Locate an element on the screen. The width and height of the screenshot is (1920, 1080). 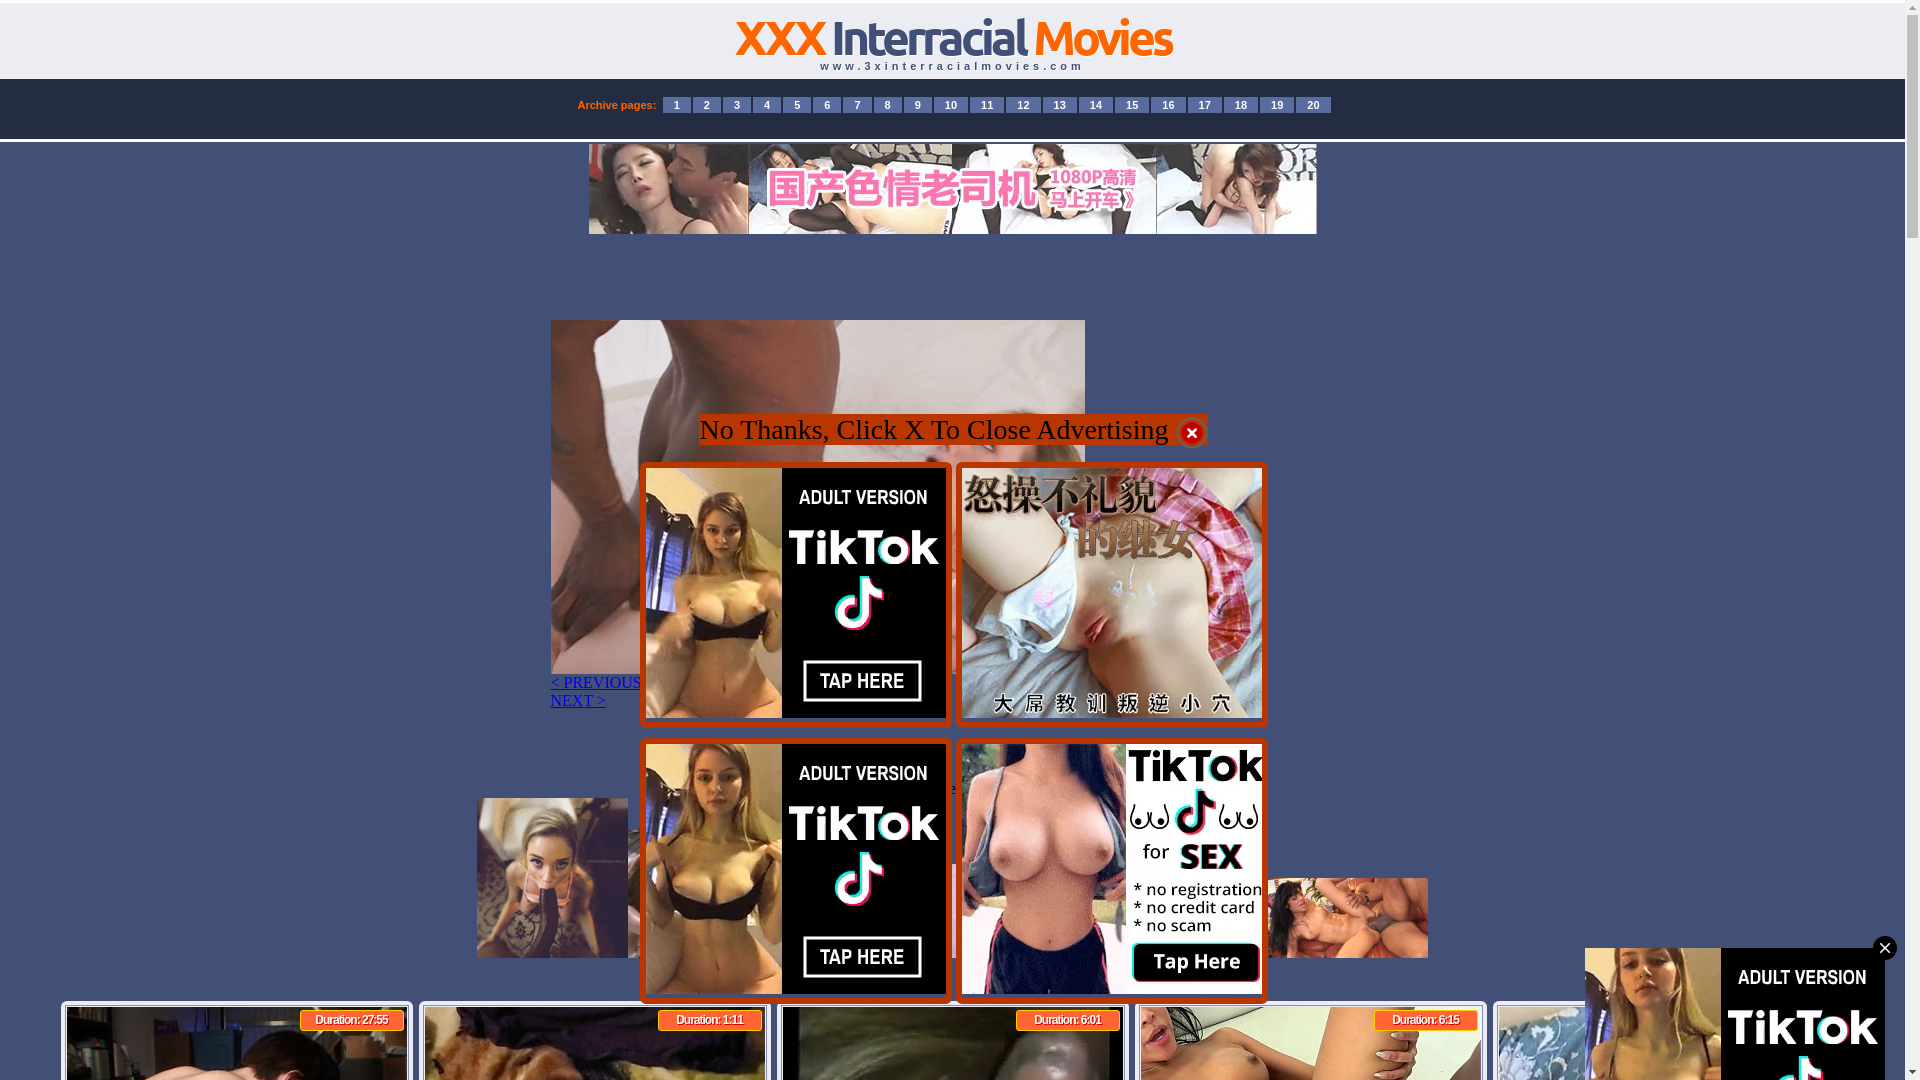
'18' is located at coordinates (1240, 104).